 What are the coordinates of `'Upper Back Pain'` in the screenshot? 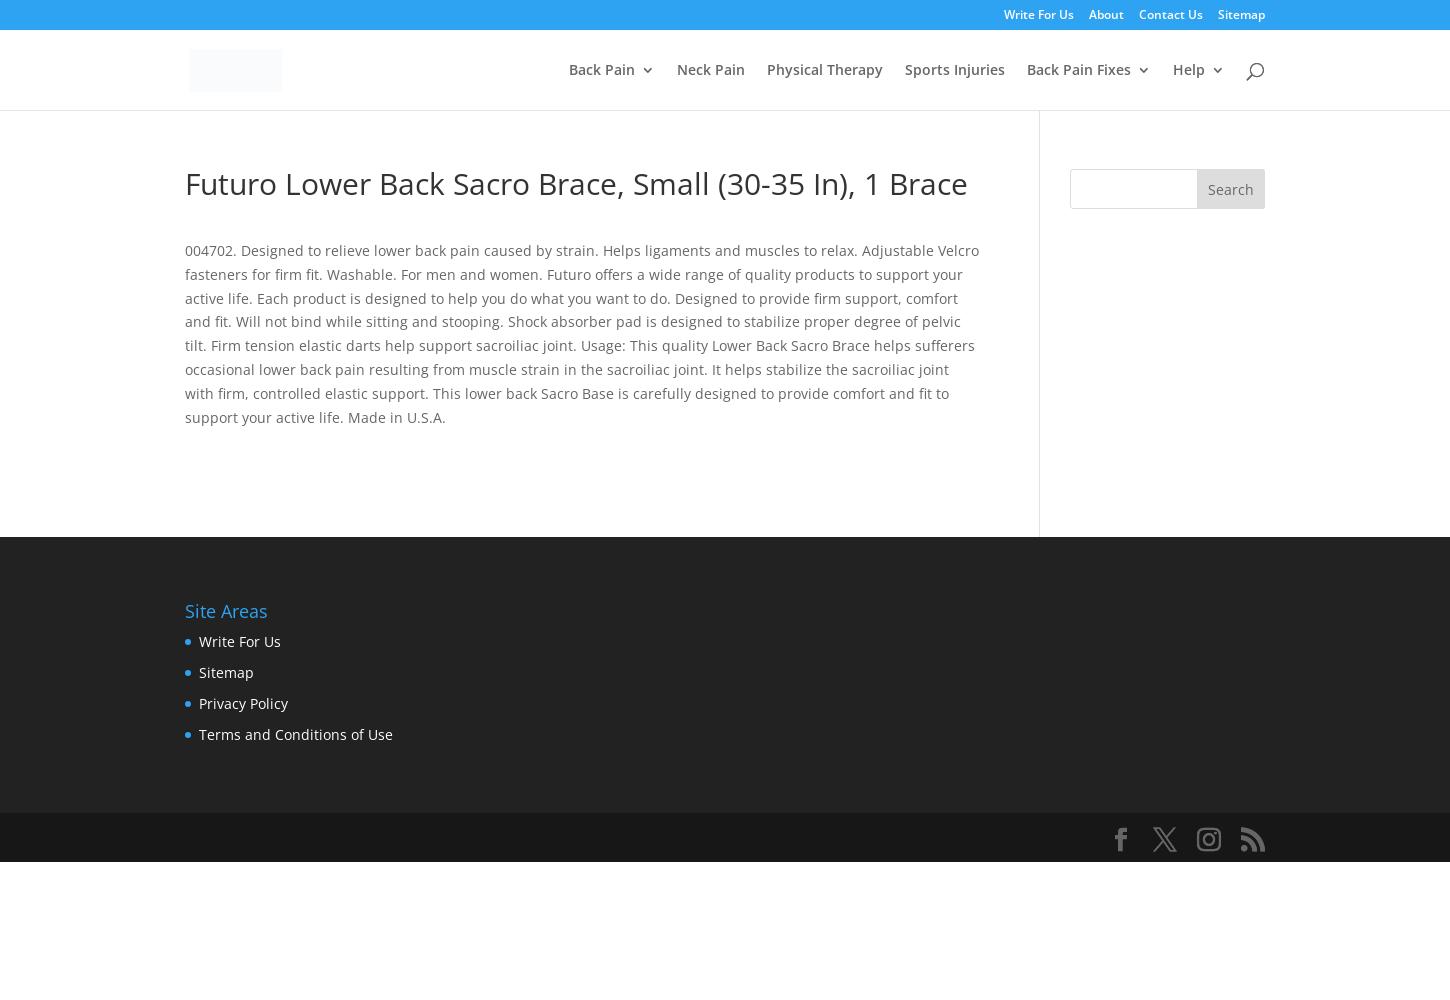 It's located at (663, 272).